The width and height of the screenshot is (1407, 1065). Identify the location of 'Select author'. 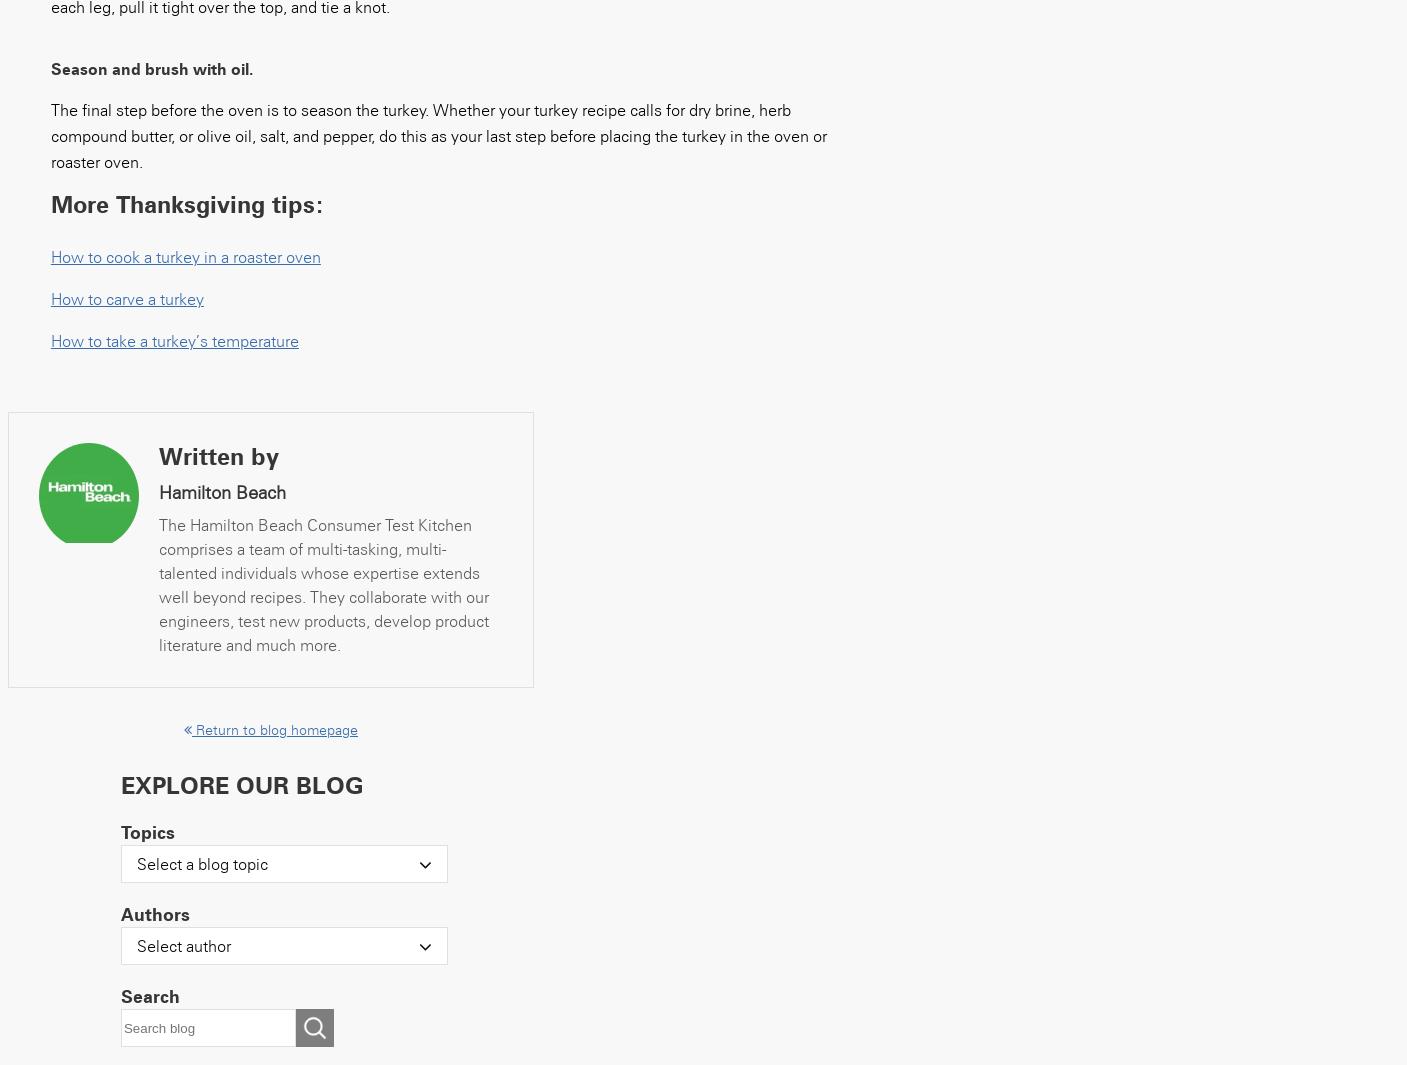
(183, 946).